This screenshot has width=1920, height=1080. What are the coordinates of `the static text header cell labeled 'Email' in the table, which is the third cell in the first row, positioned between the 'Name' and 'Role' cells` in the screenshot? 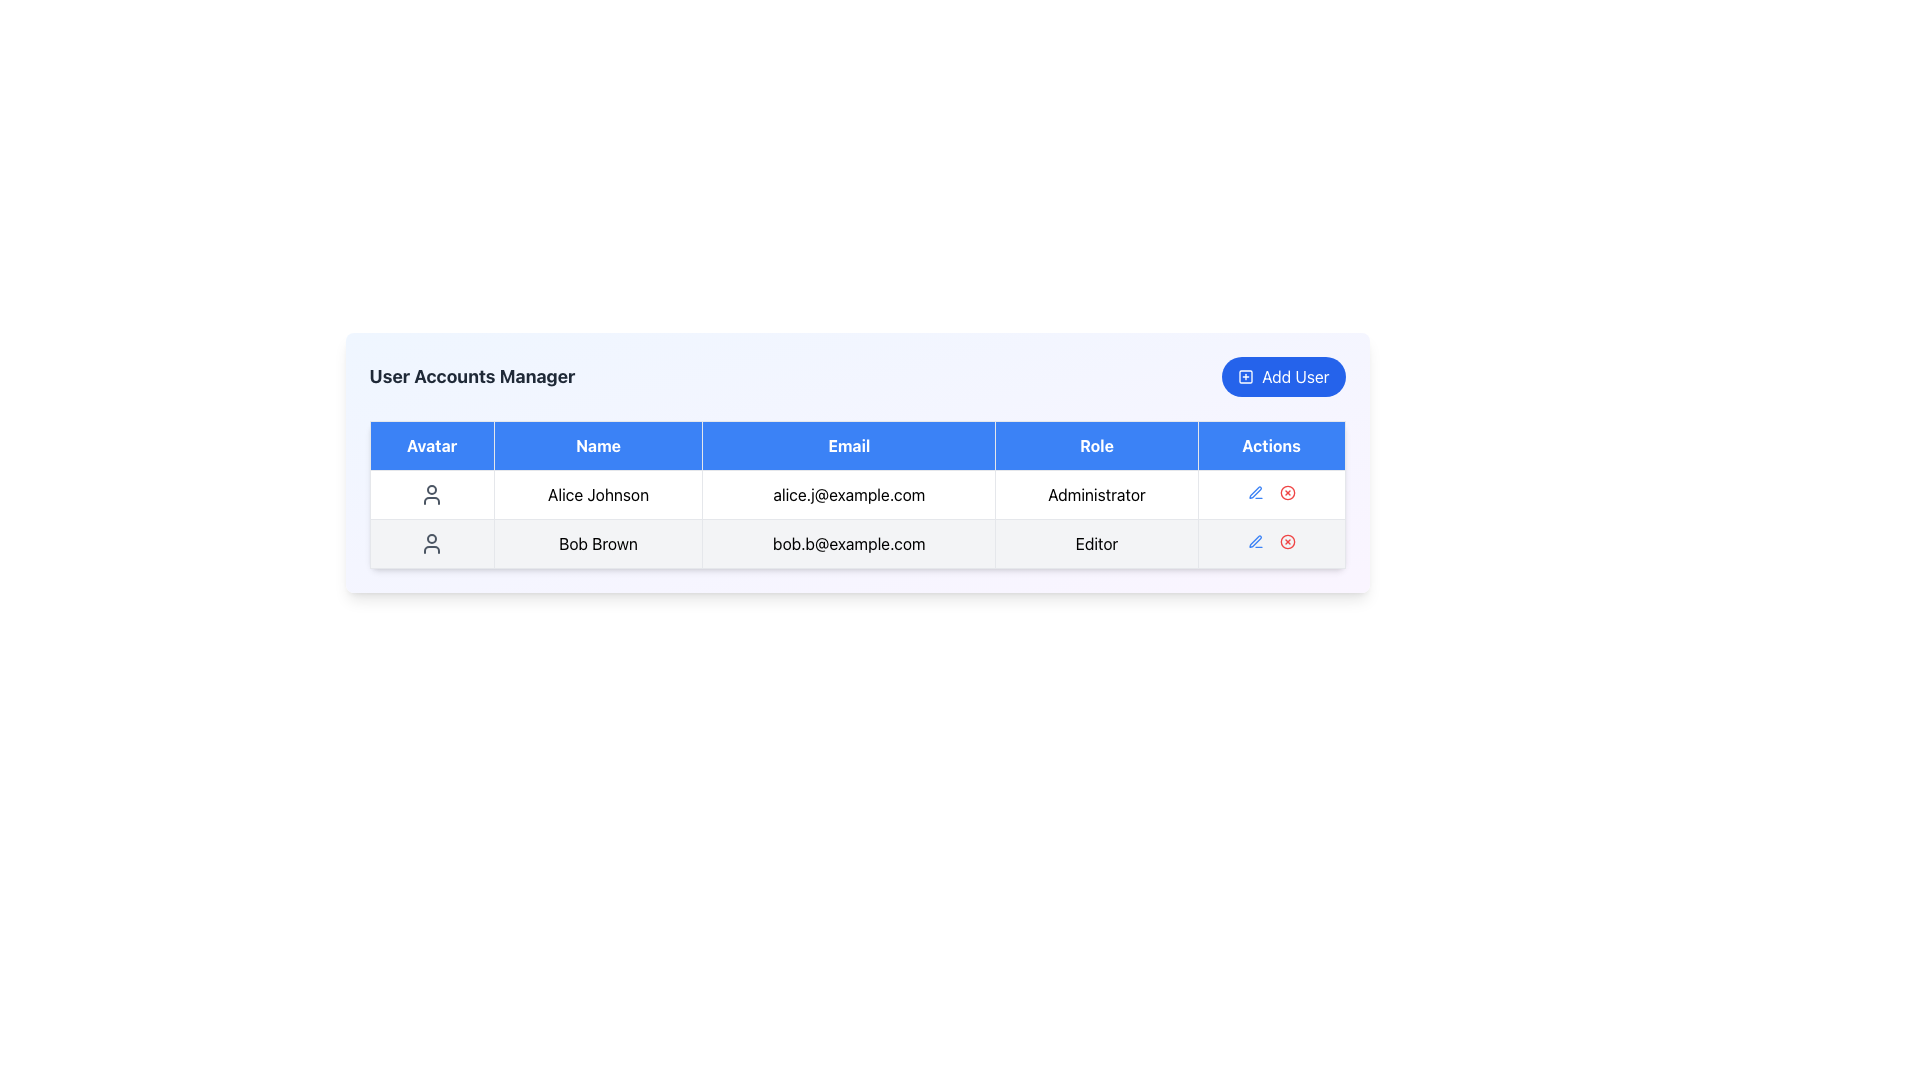 It's located at (849, 445).